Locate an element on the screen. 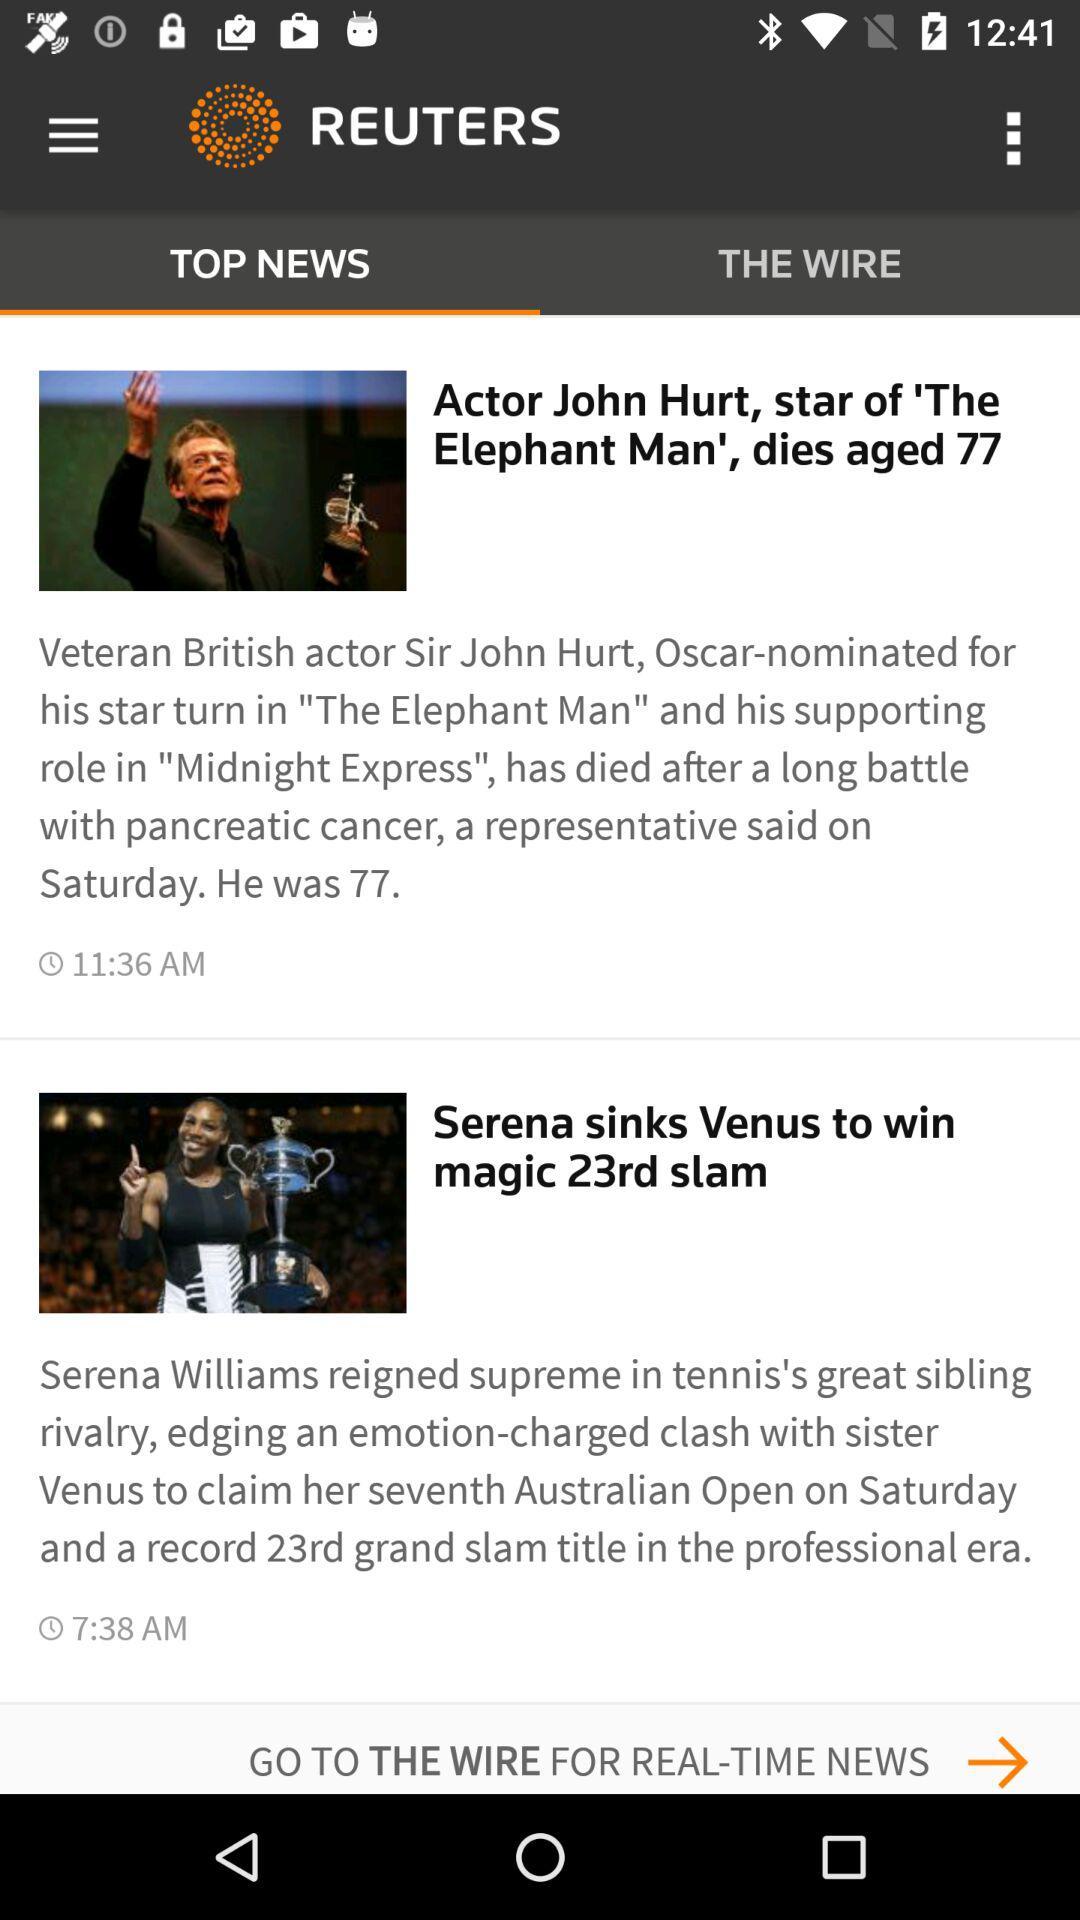 The width and height of the screenshot is (1080, 1920). the second picture next to 1136 am is located at coordinates (223, 1202).